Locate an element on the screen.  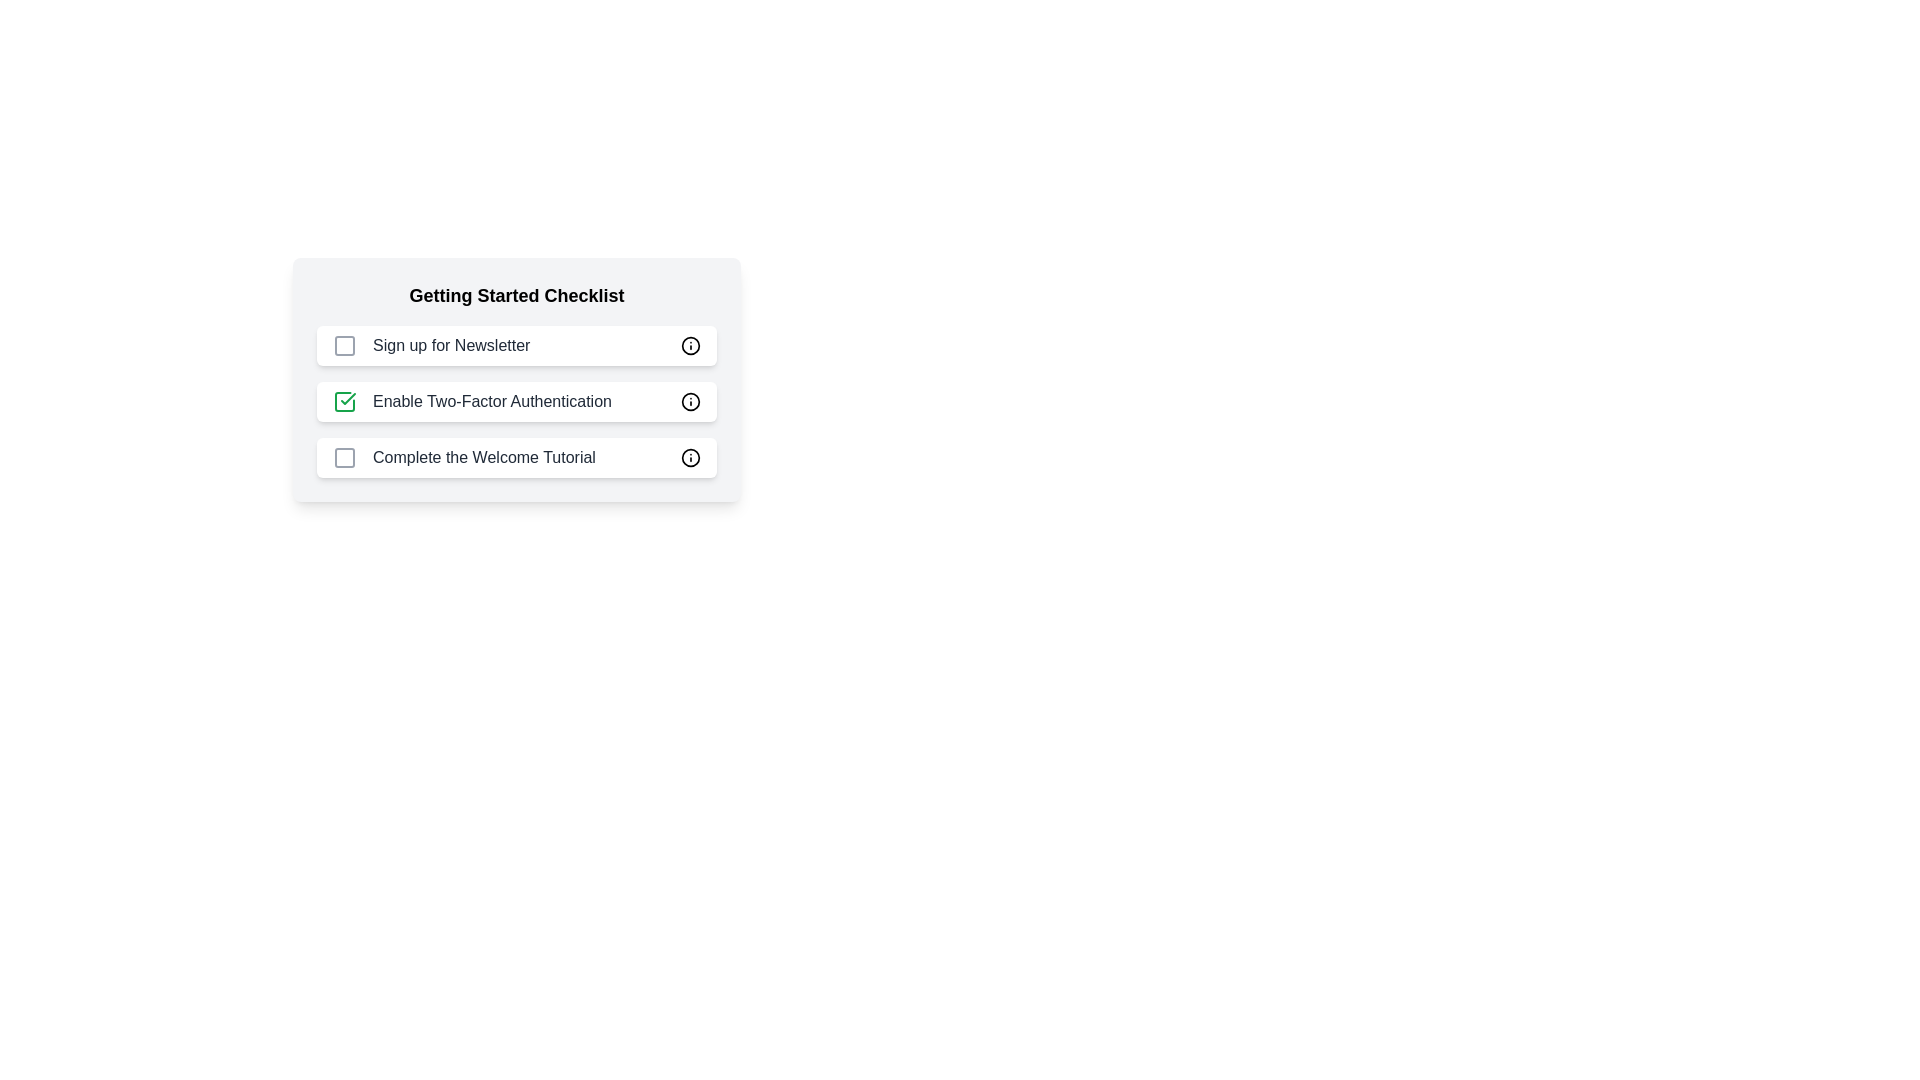
the SVG circle element associated with the 'Enable Two-Factor Authentication' checklist item, which is visually part of the icon and is located near the right edge is located at coordinates (691, 401).